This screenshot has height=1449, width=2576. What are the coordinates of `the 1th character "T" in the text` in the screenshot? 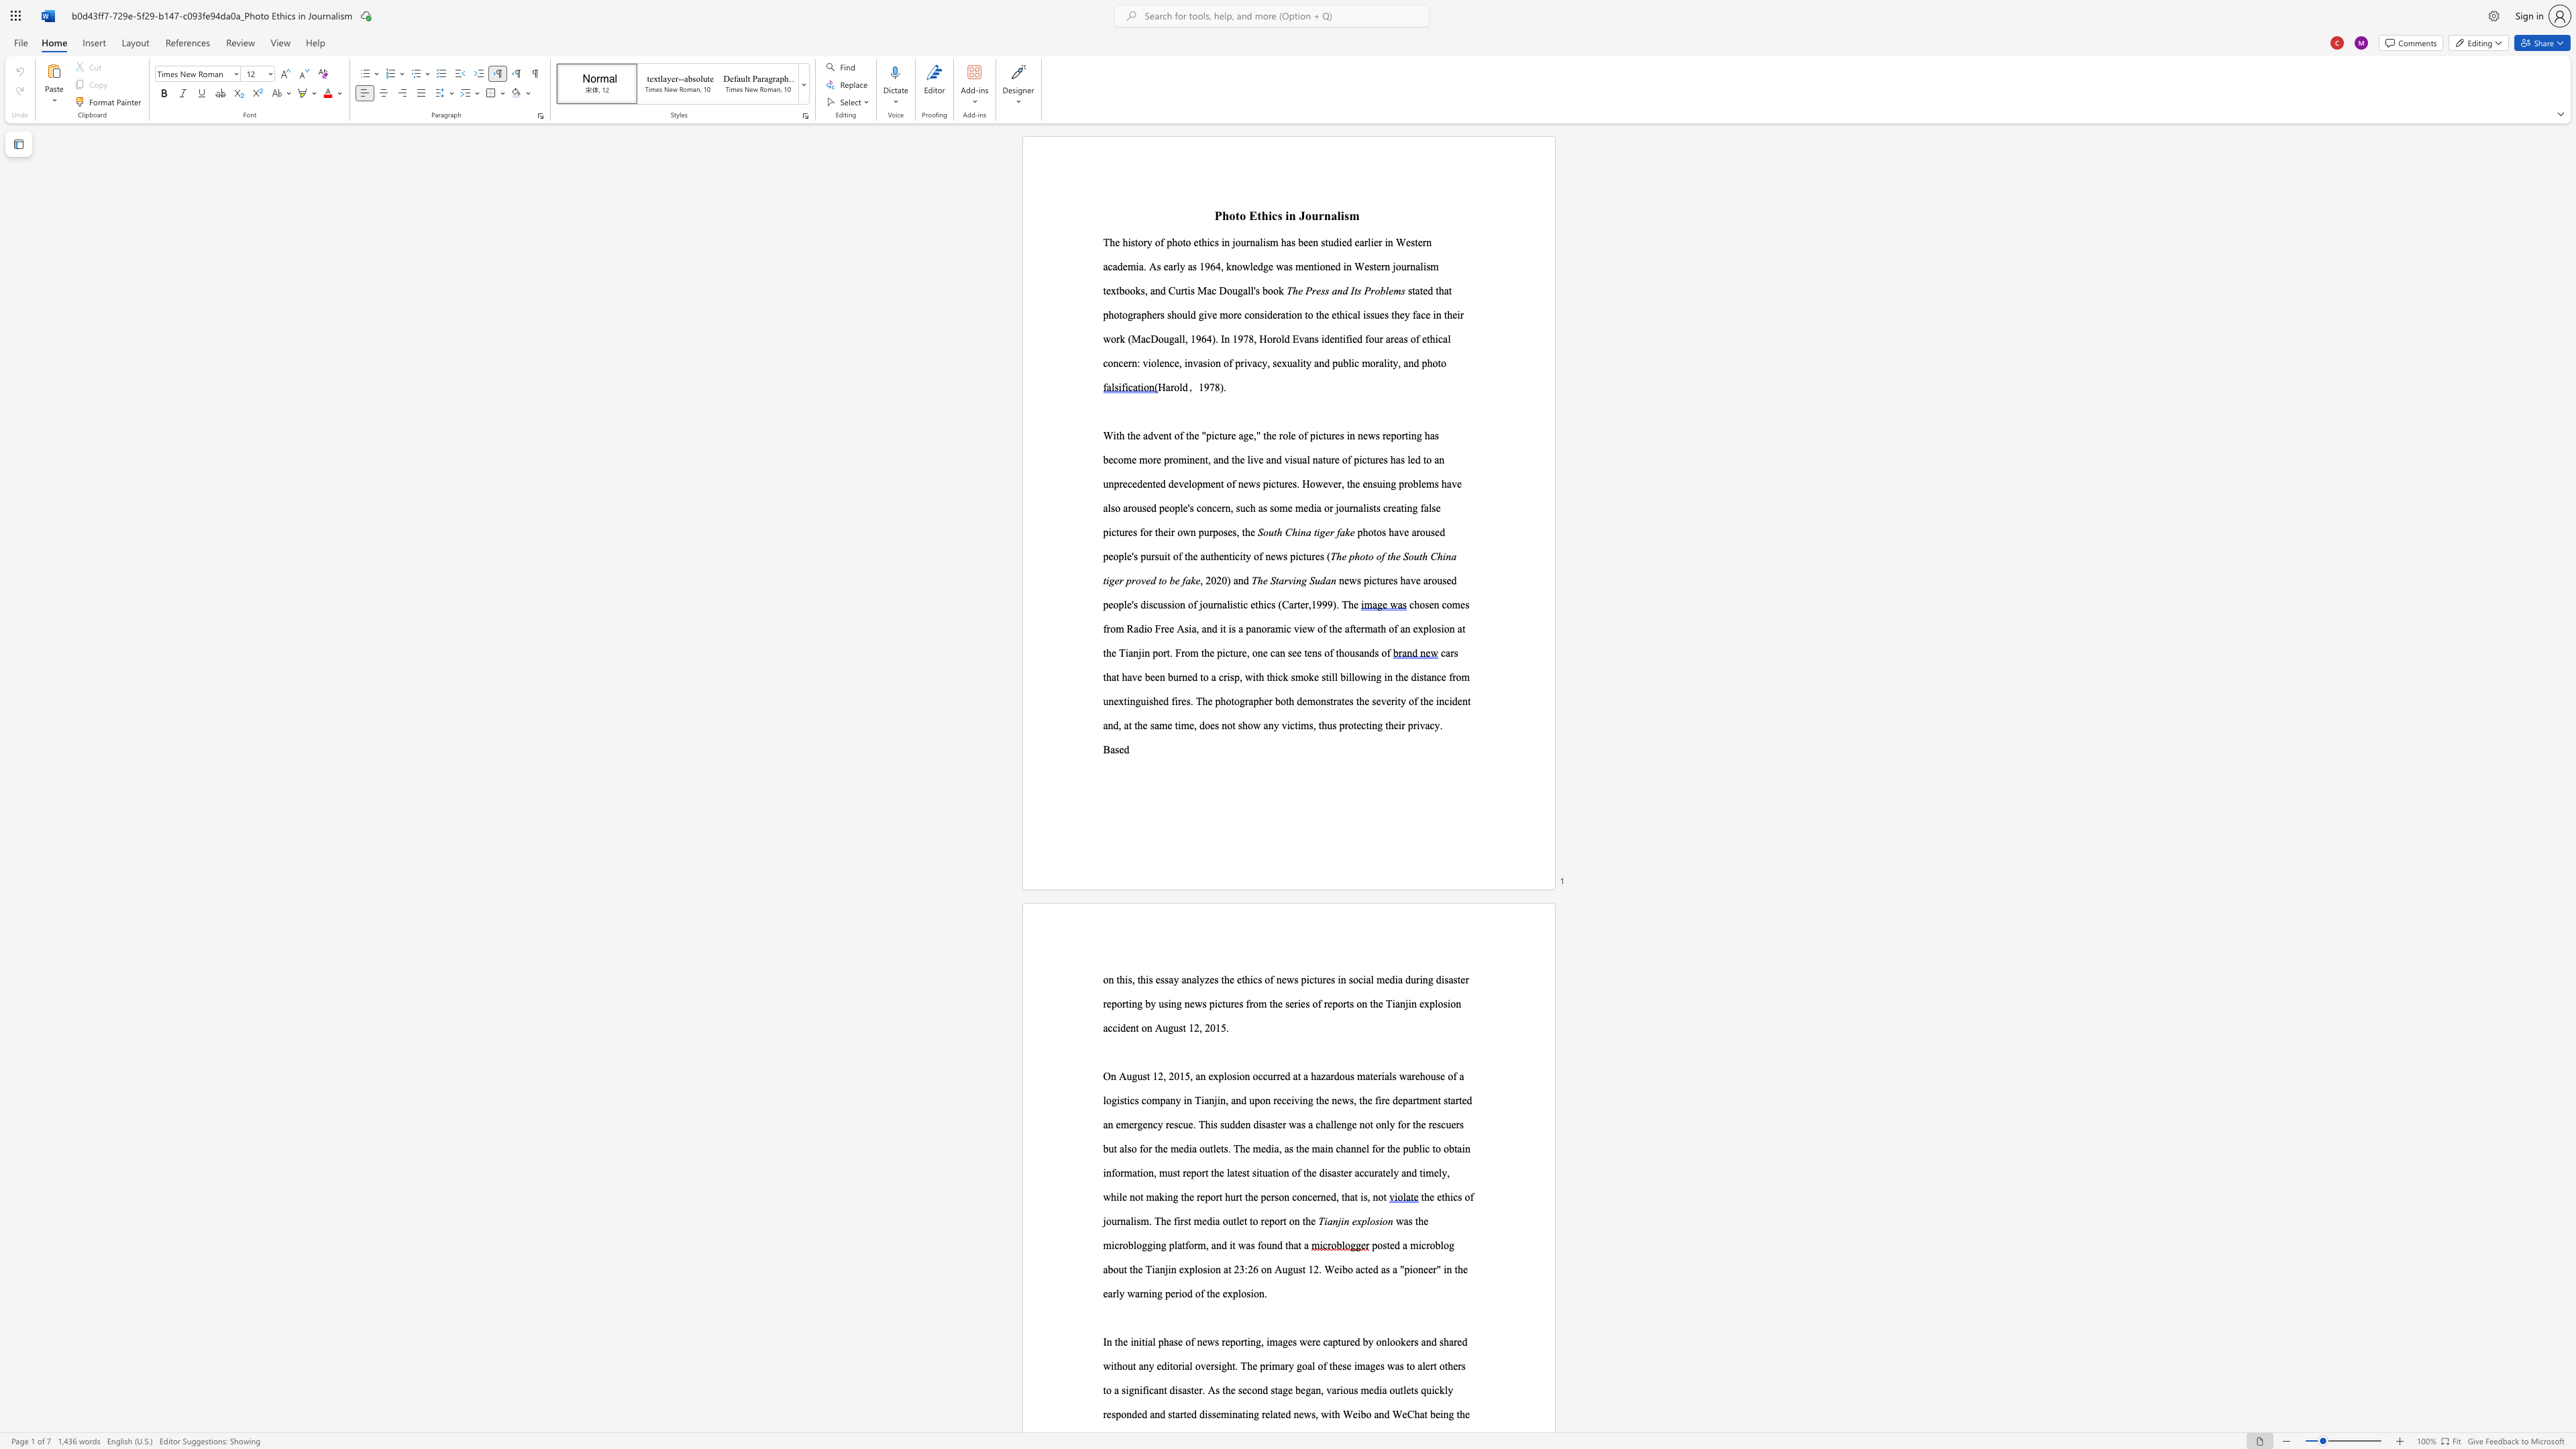 It's located at (1388, 1002).